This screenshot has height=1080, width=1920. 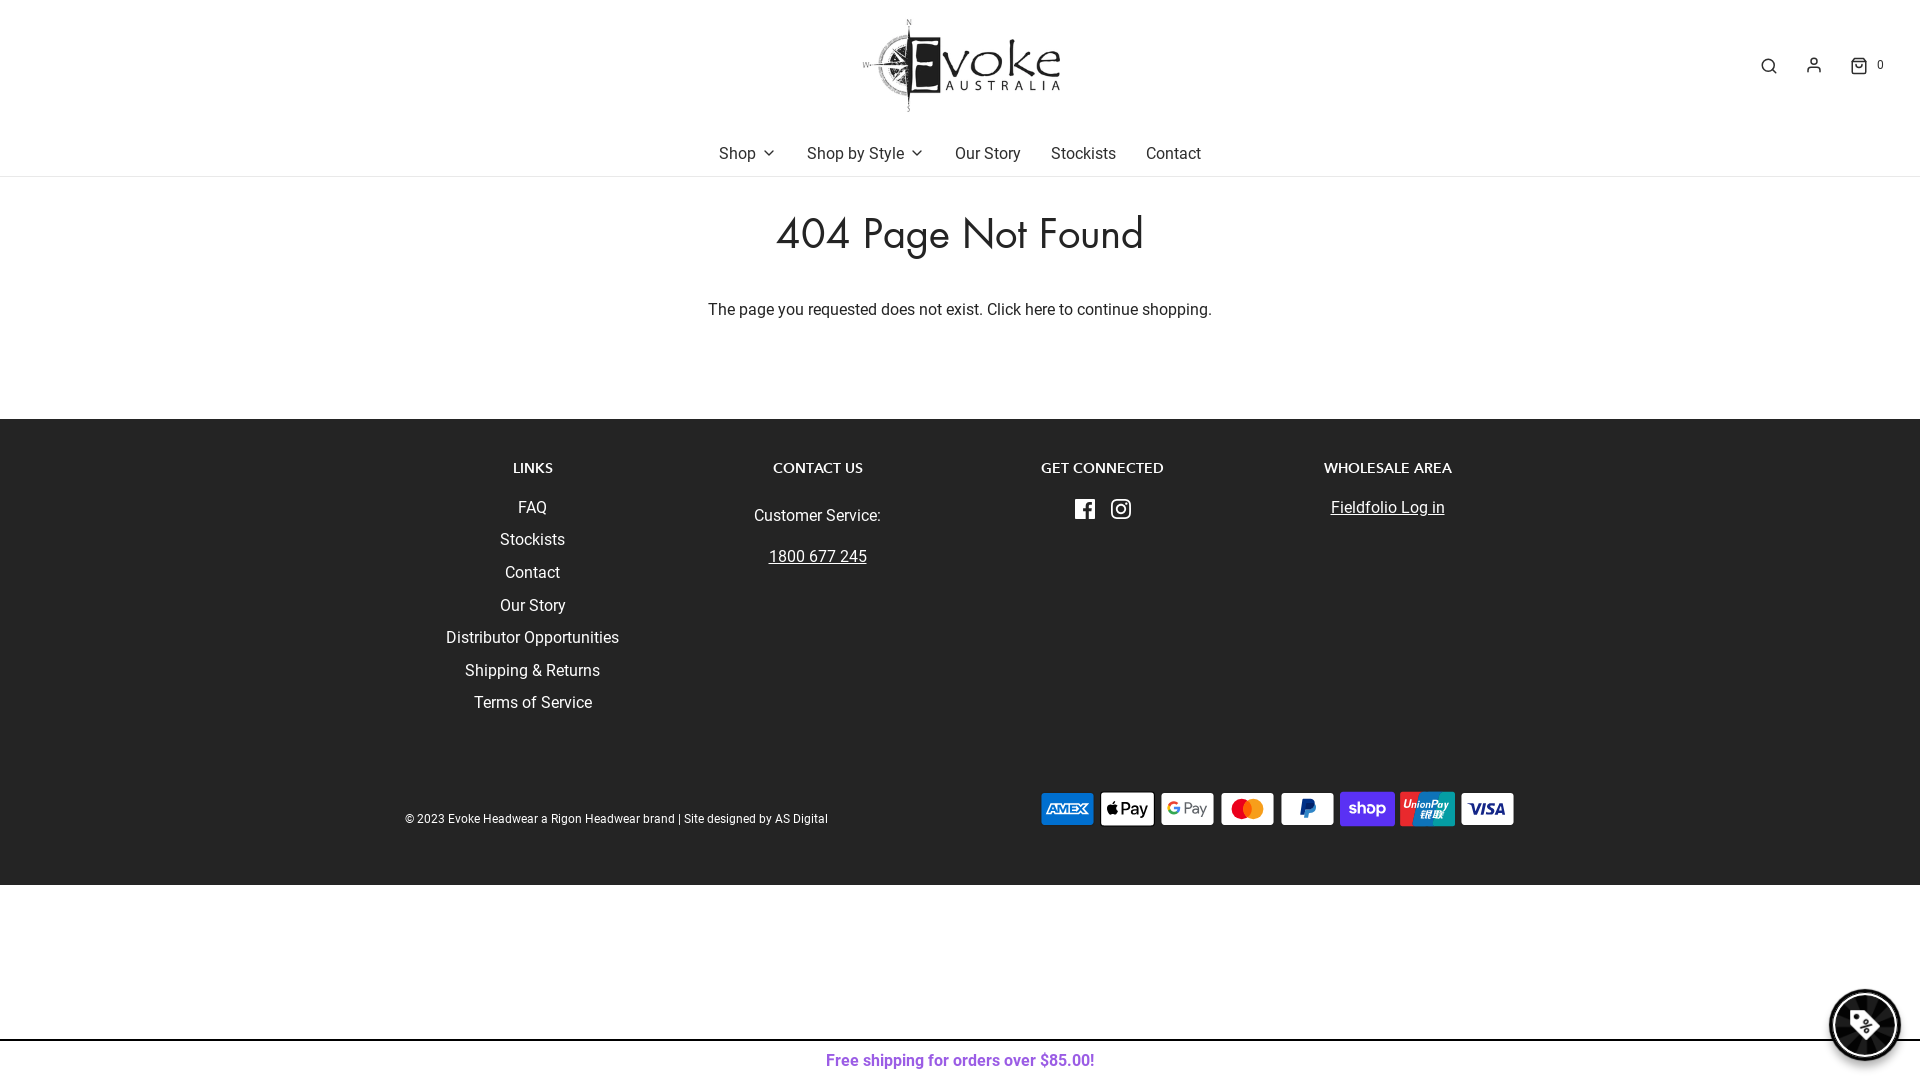 I want to click on 'AS Digital', so click(x=773, y=818).